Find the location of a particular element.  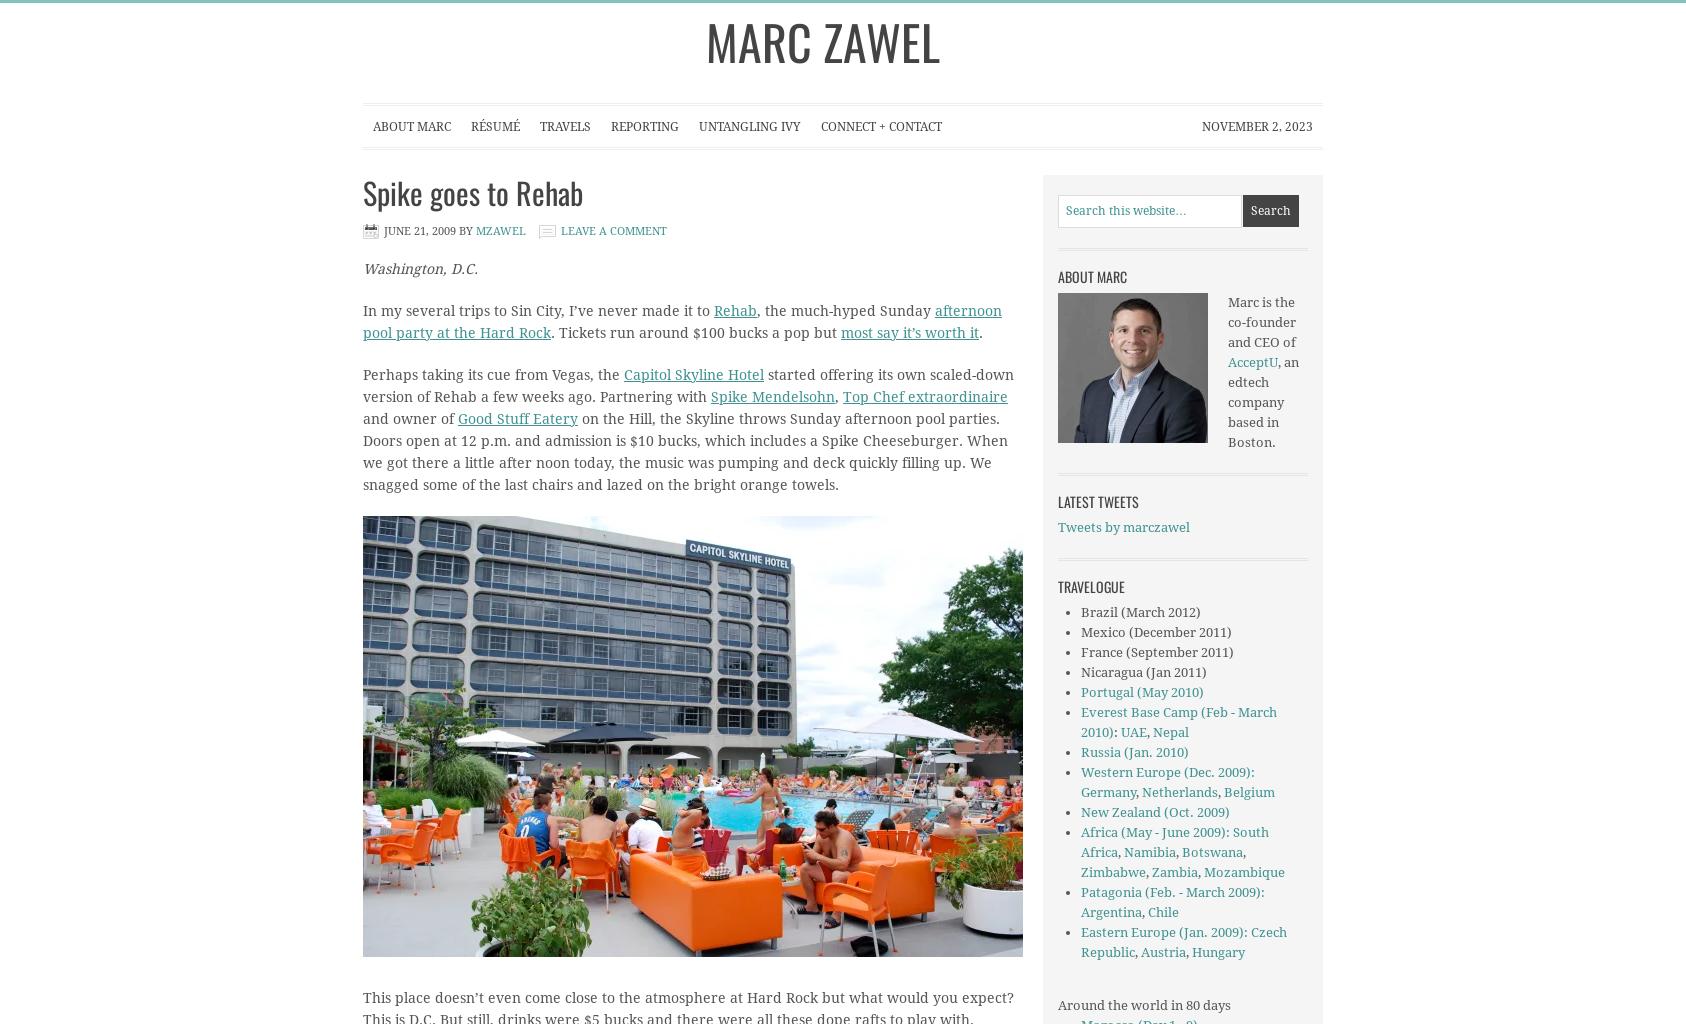

'Tweets by marczawel' is located at coordinates (1057, 527).